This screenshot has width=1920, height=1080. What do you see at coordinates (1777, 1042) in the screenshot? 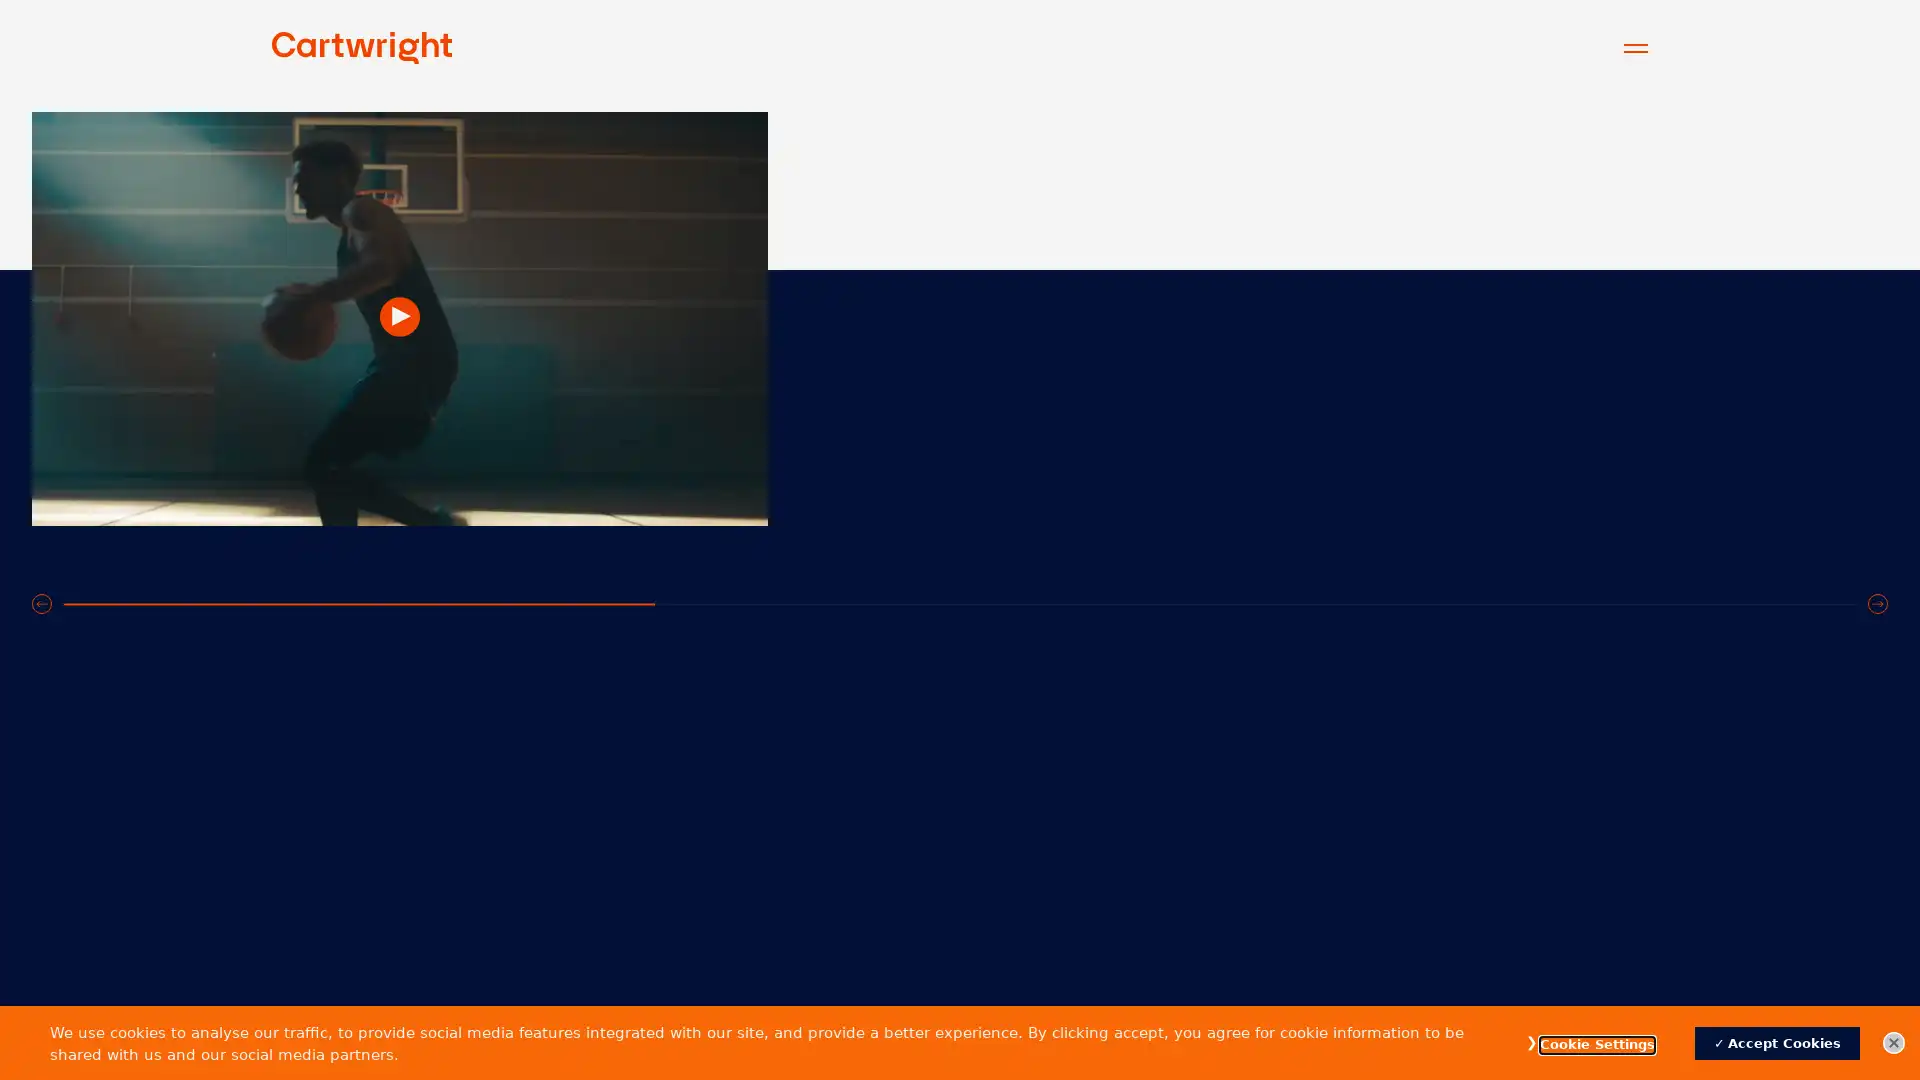
I see `Accept Cookies` at bounding box center [1777, 1042].